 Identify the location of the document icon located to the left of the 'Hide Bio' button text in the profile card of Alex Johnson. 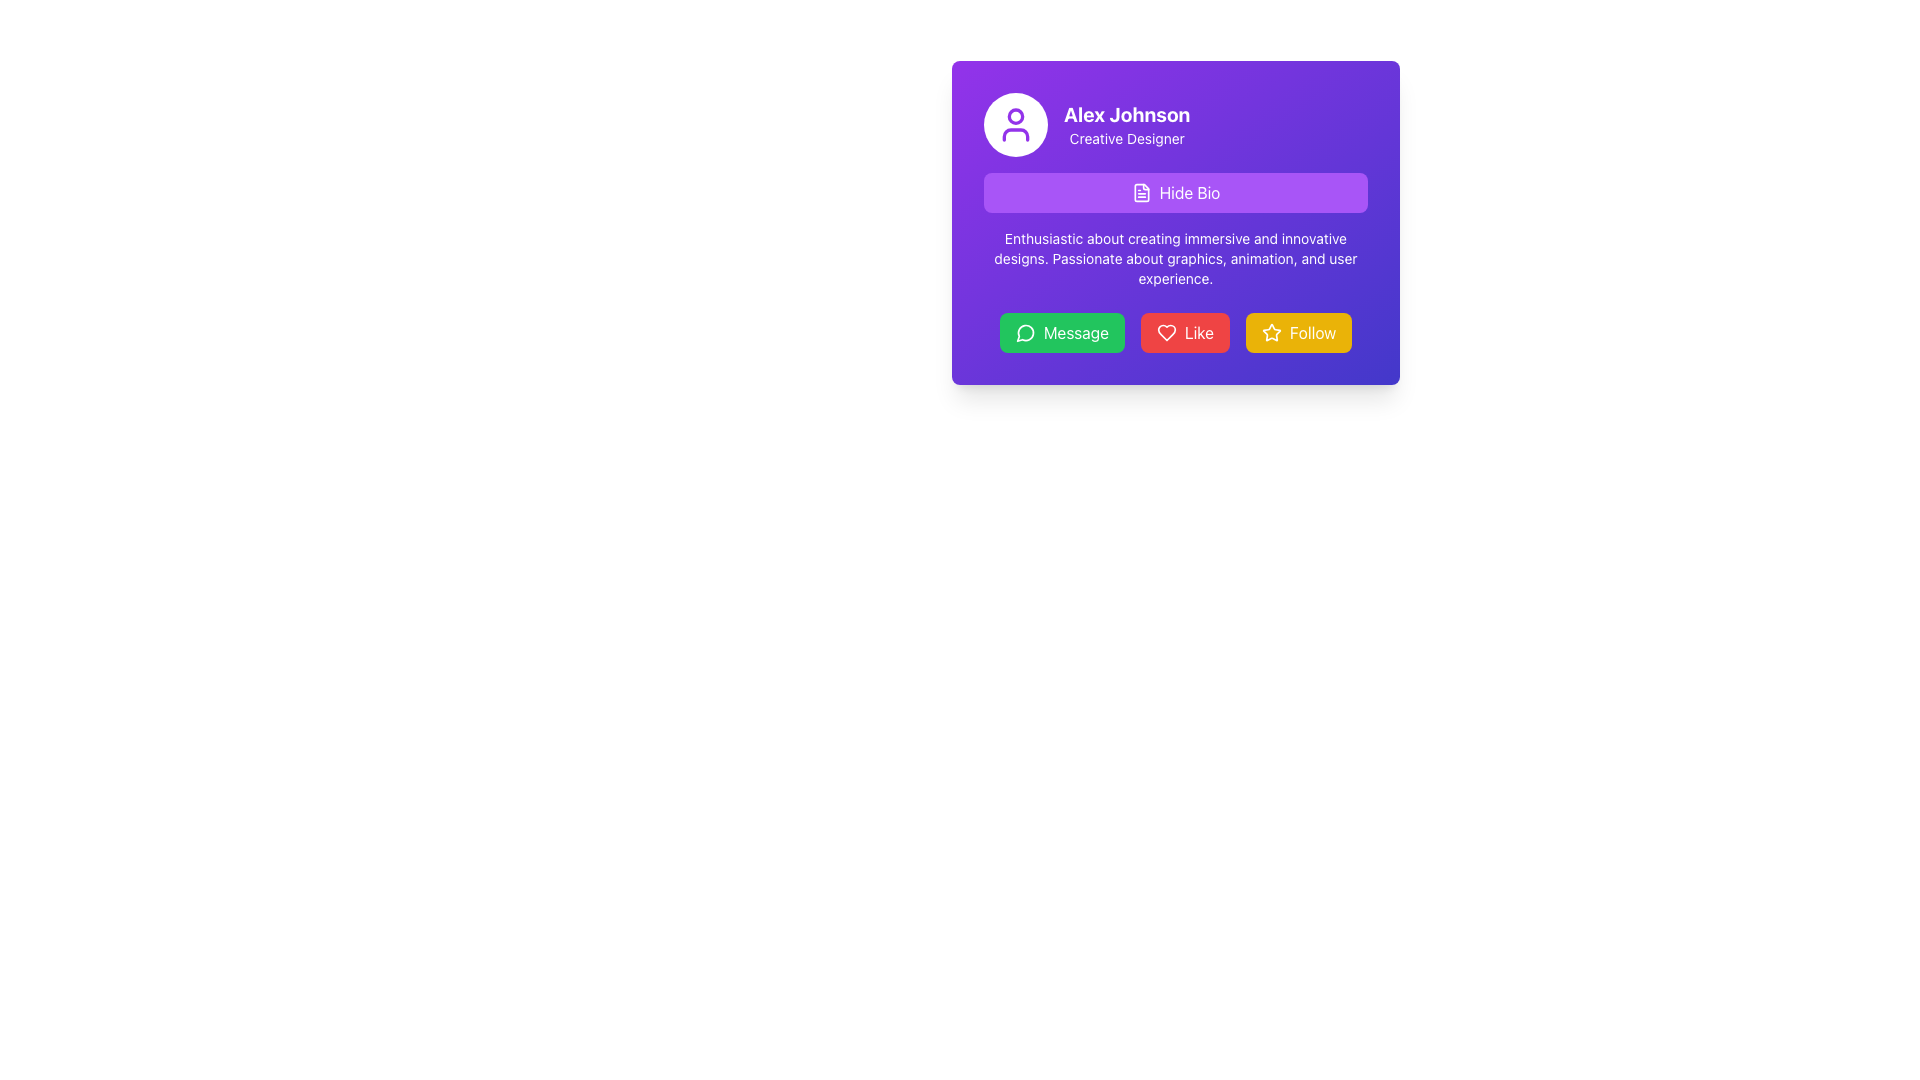
(1141, 192).